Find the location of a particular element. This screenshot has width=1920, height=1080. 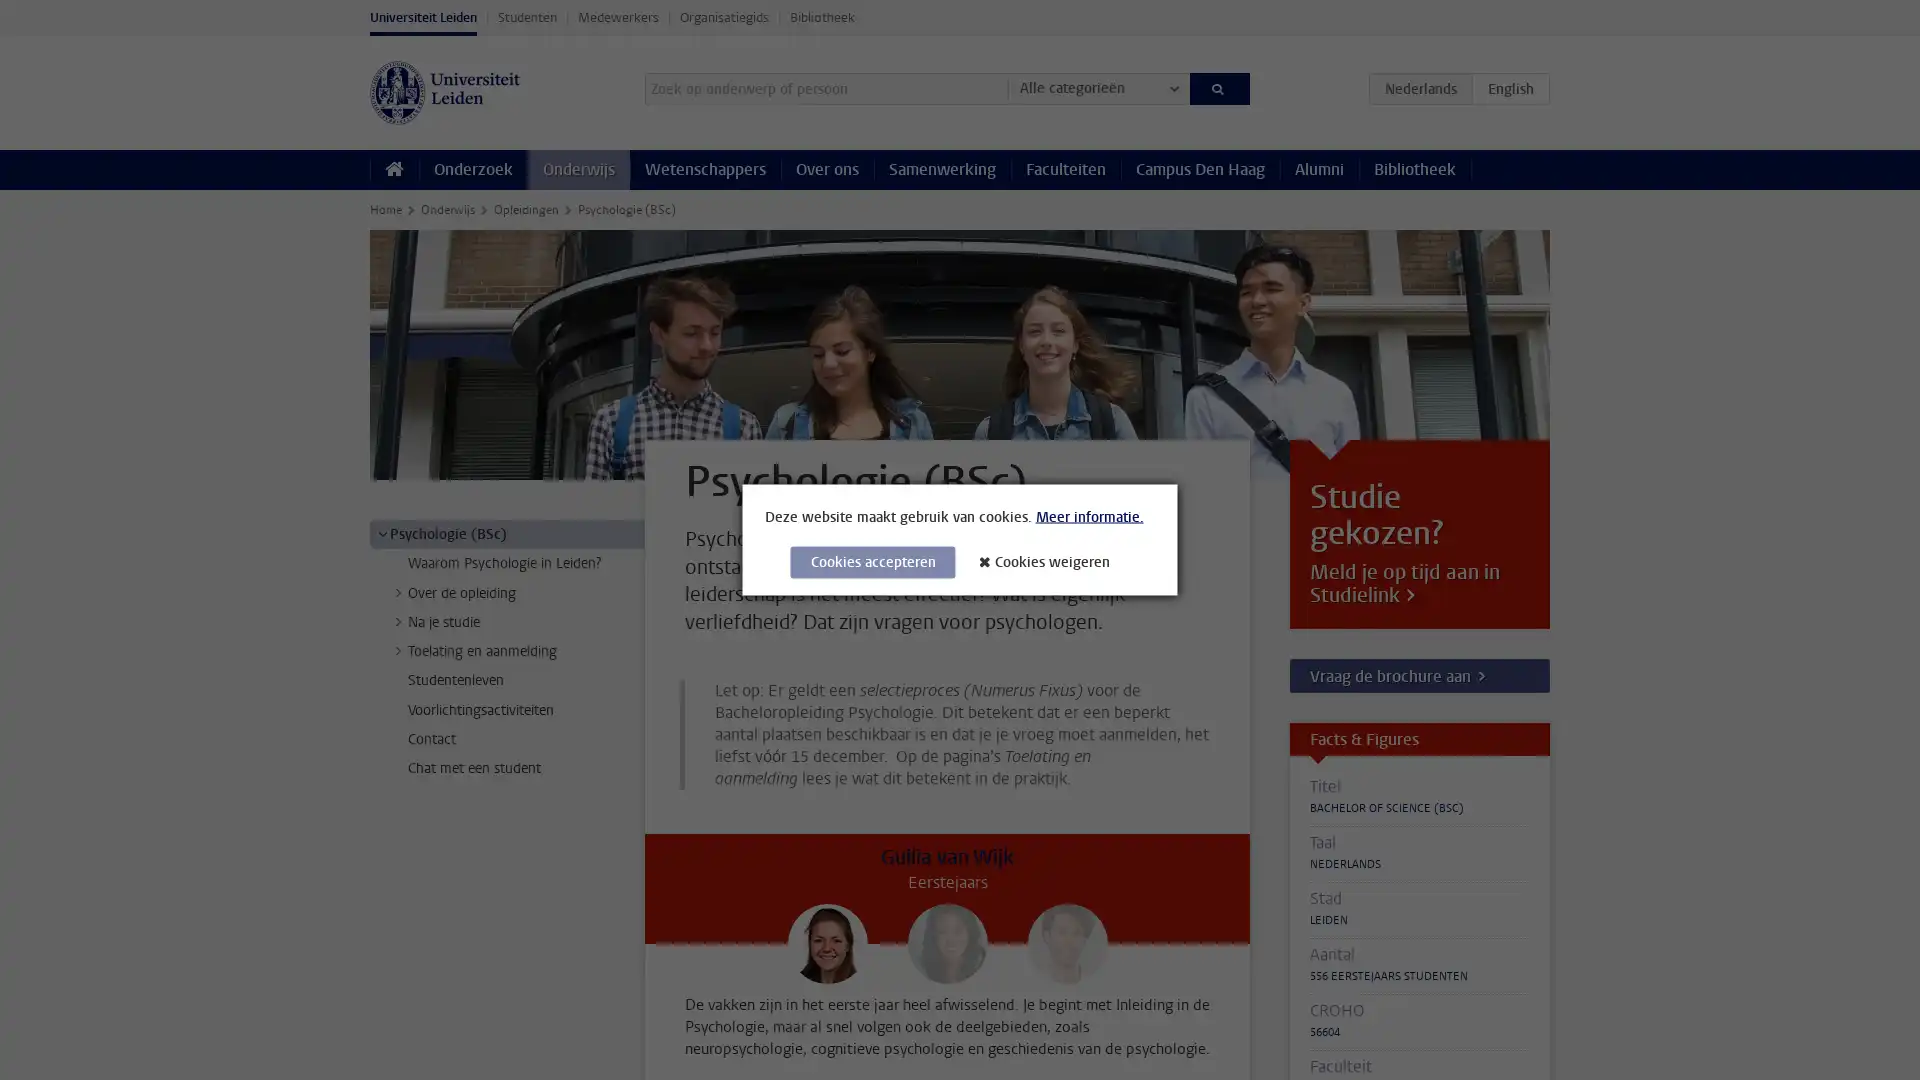

> is located at coordinates (382, 532).